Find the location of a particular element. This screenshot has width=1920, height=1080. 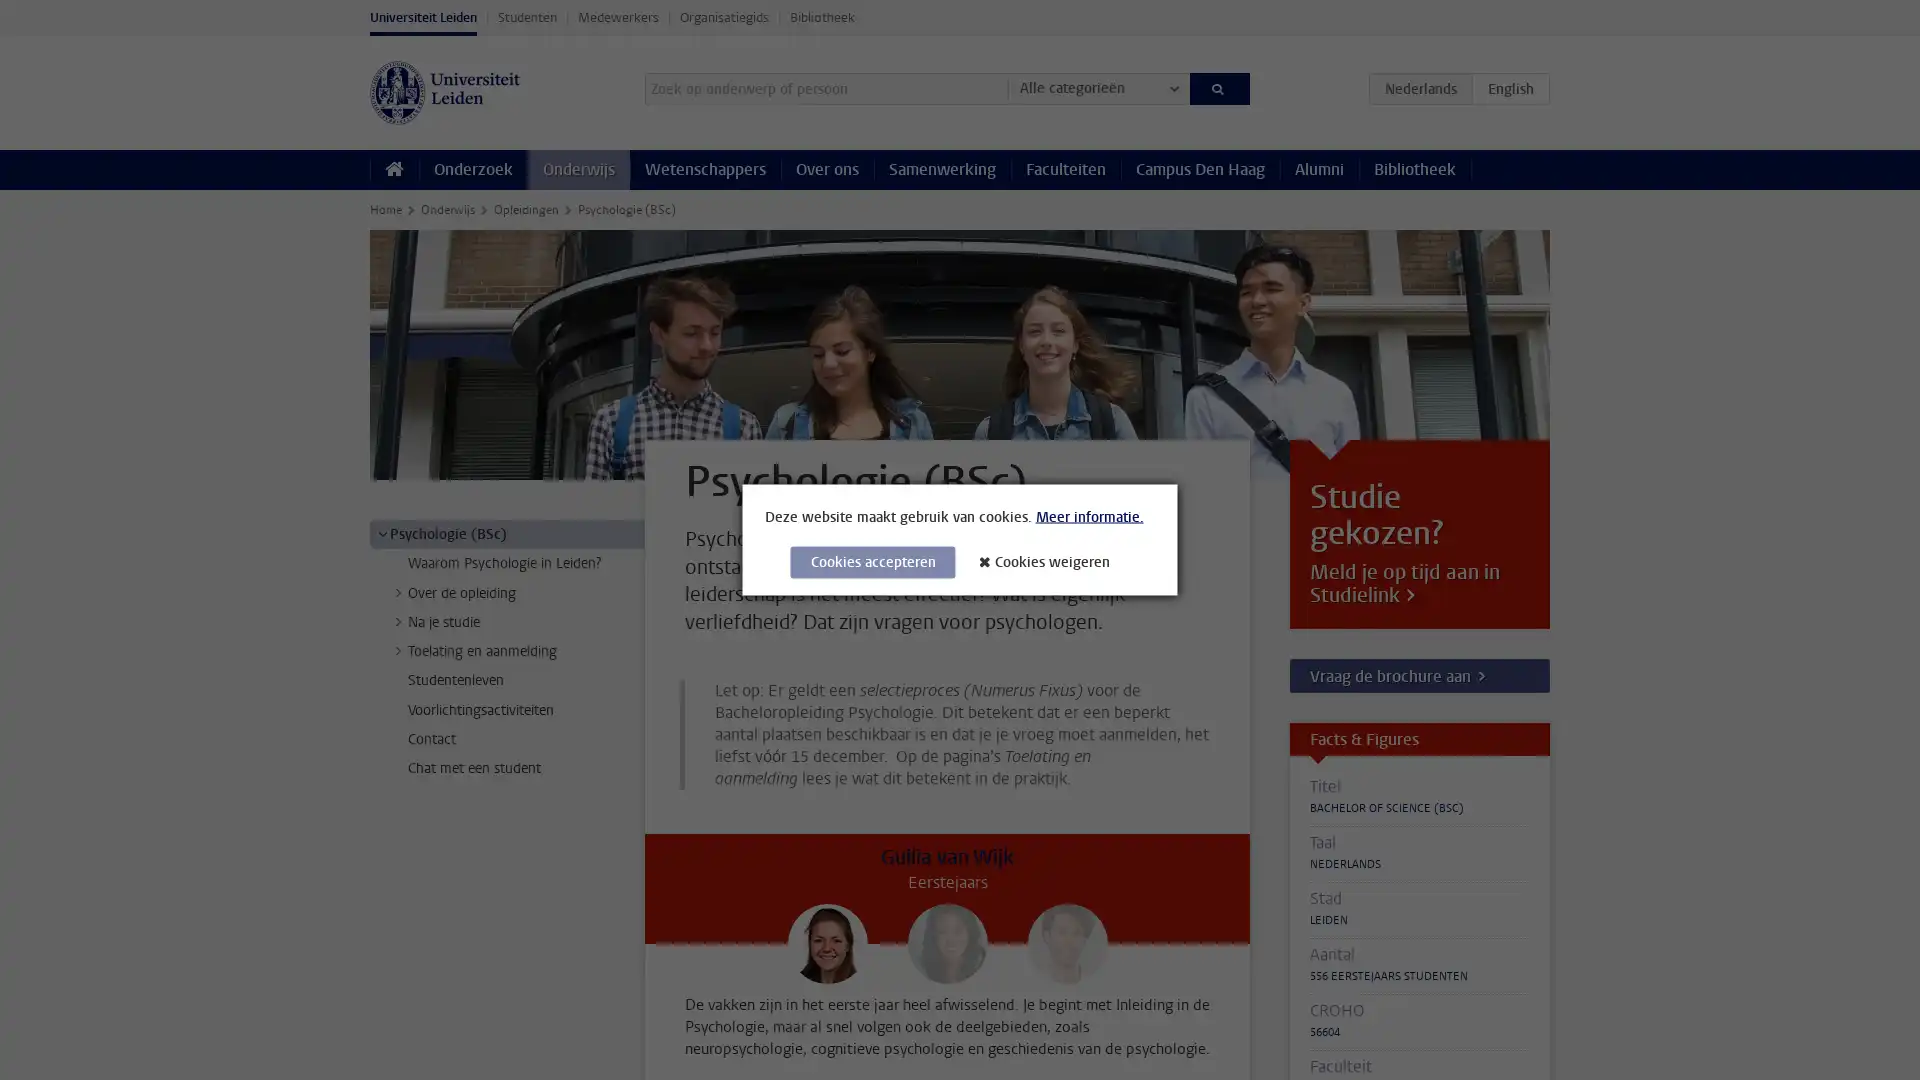

> is located at coordinates (382, 532).